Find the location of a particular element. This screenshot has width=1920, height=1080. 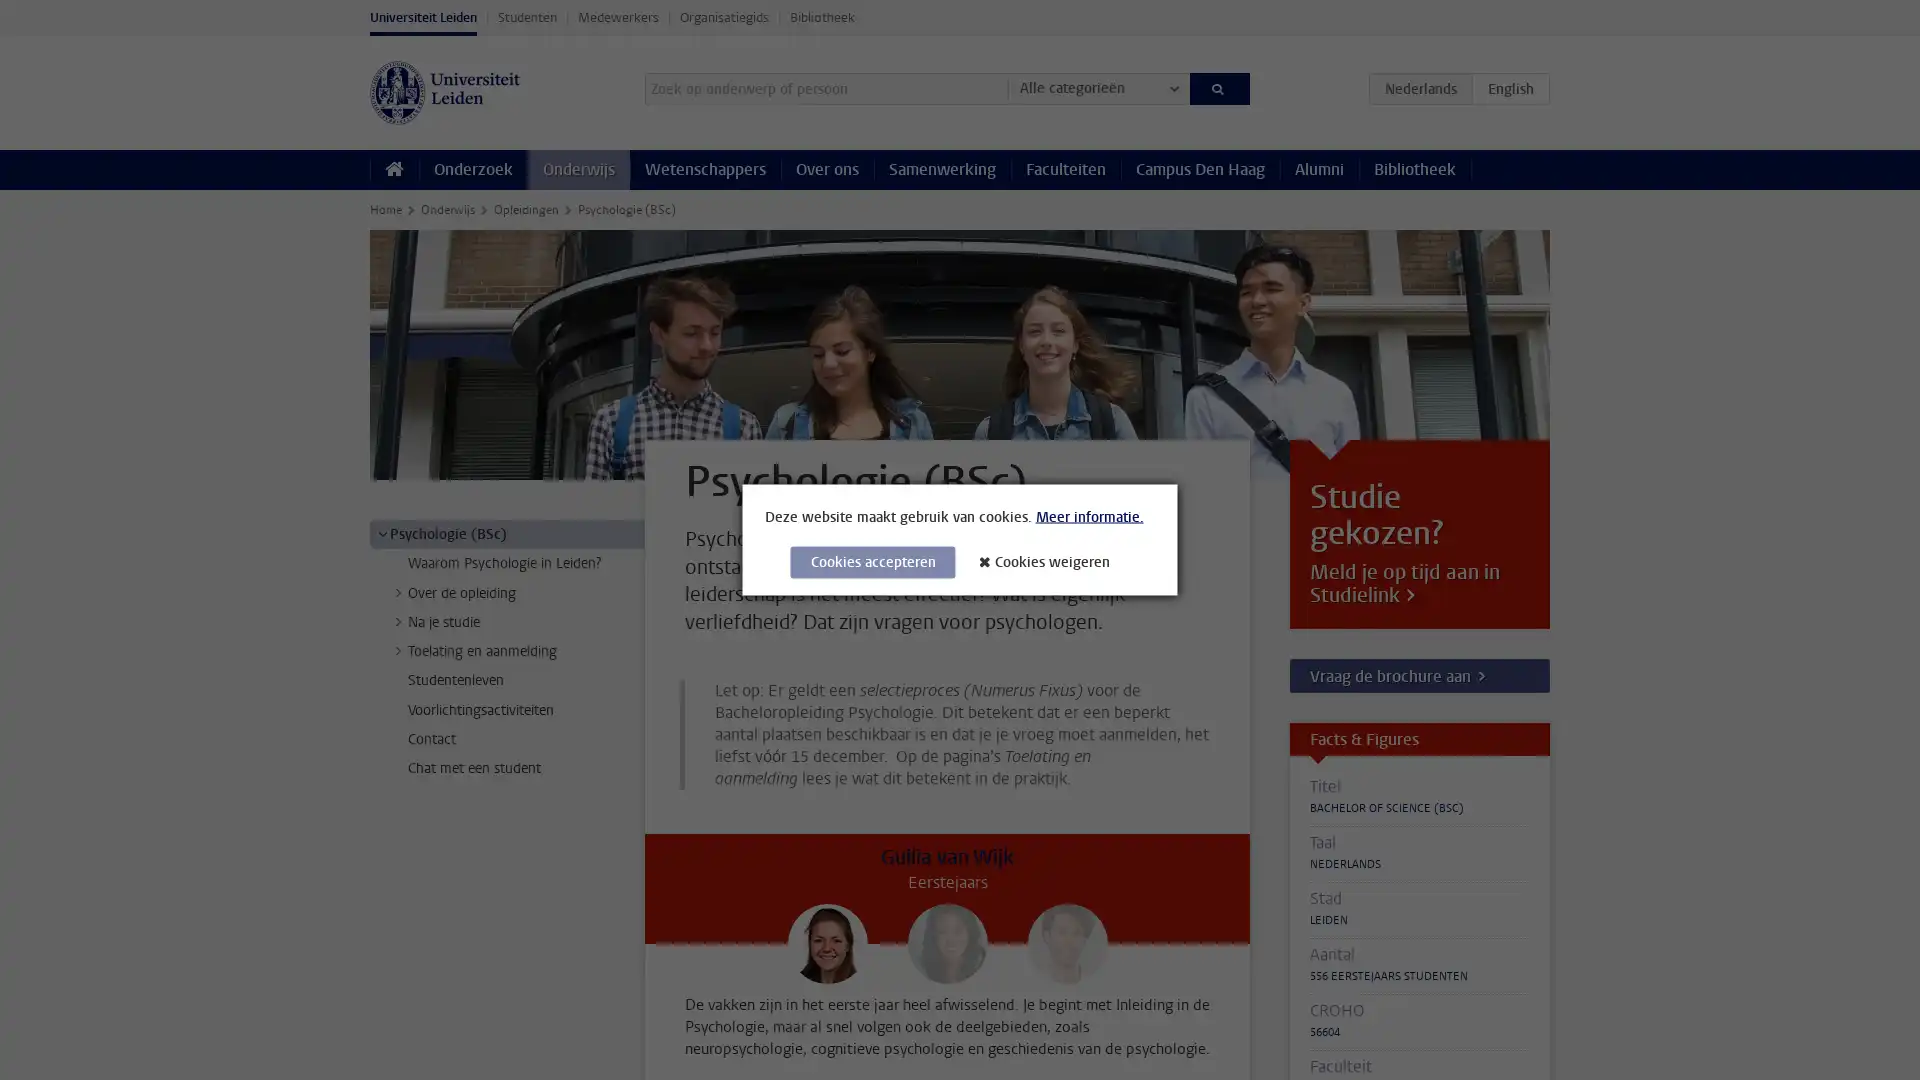

> is located at coordinates (382, 532).